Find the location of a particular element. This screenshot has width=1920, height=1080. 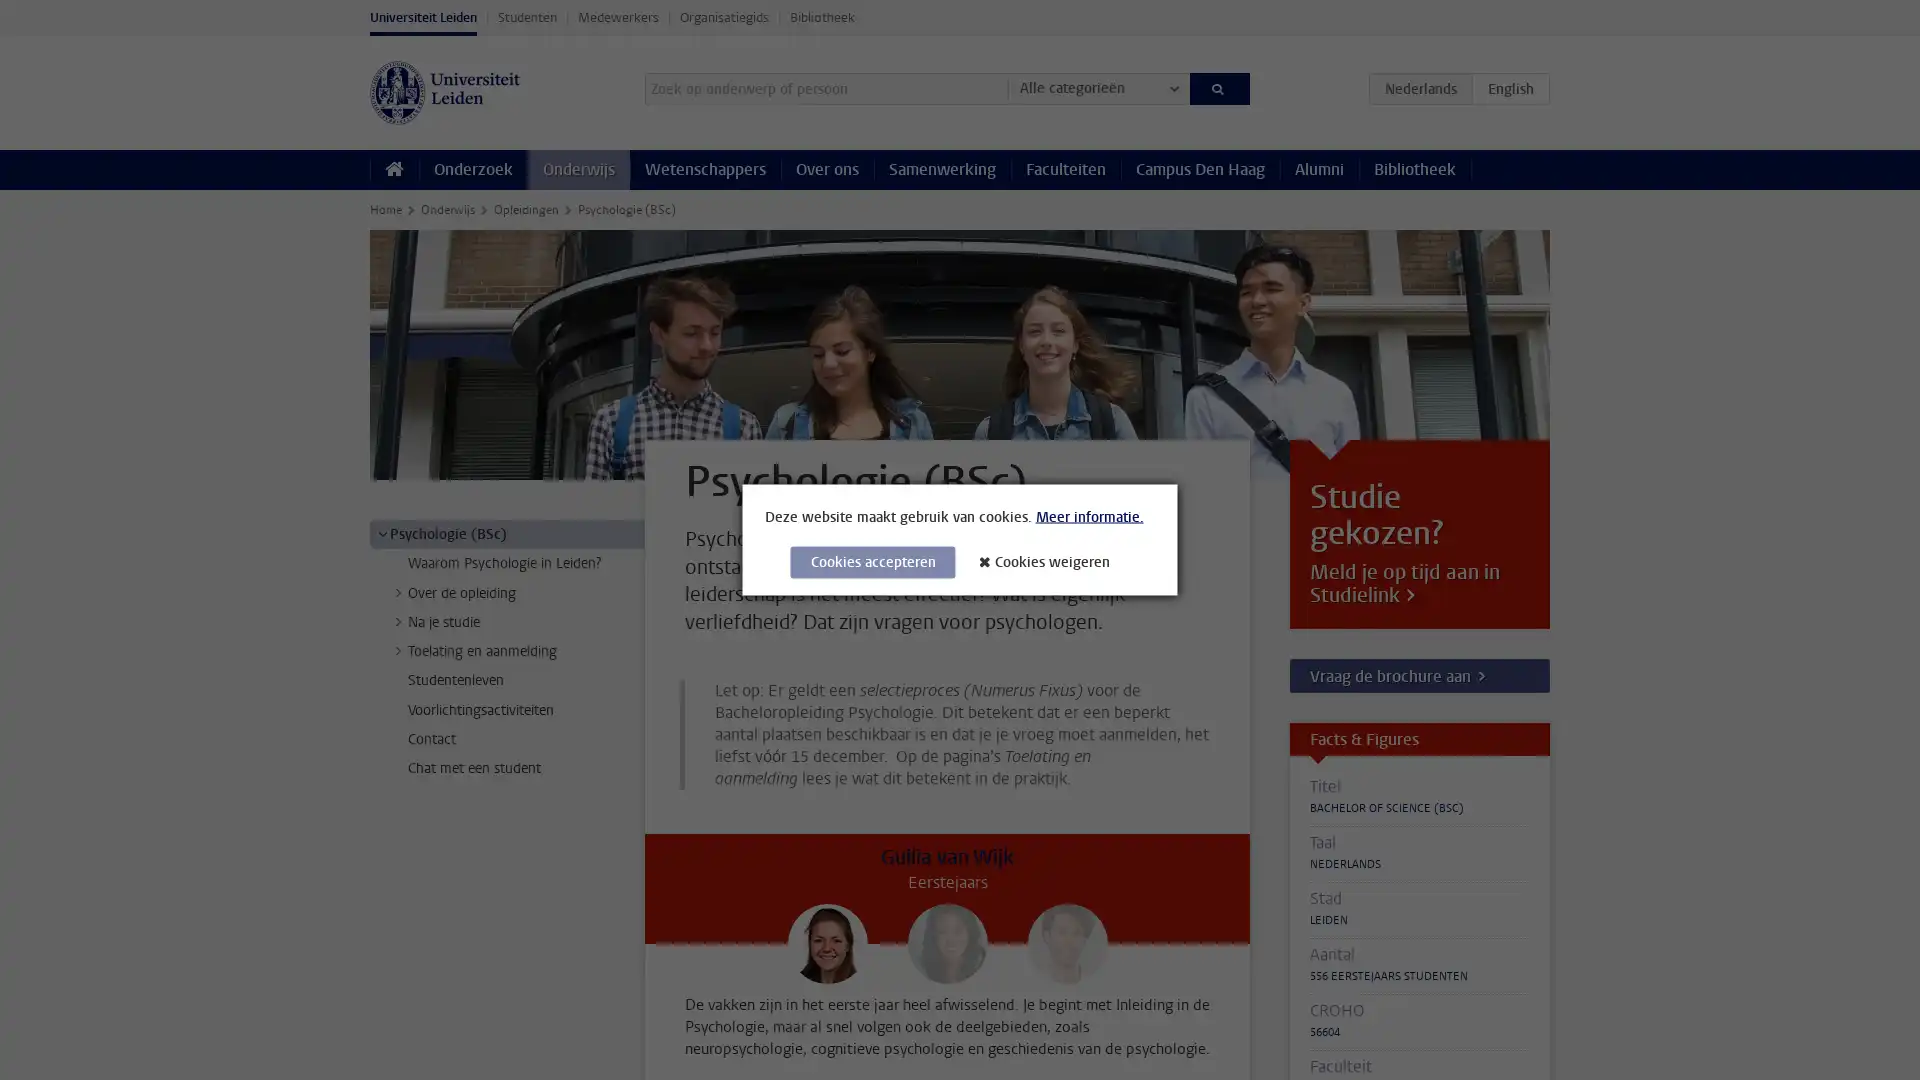

> is located at coordinates (382, 532).